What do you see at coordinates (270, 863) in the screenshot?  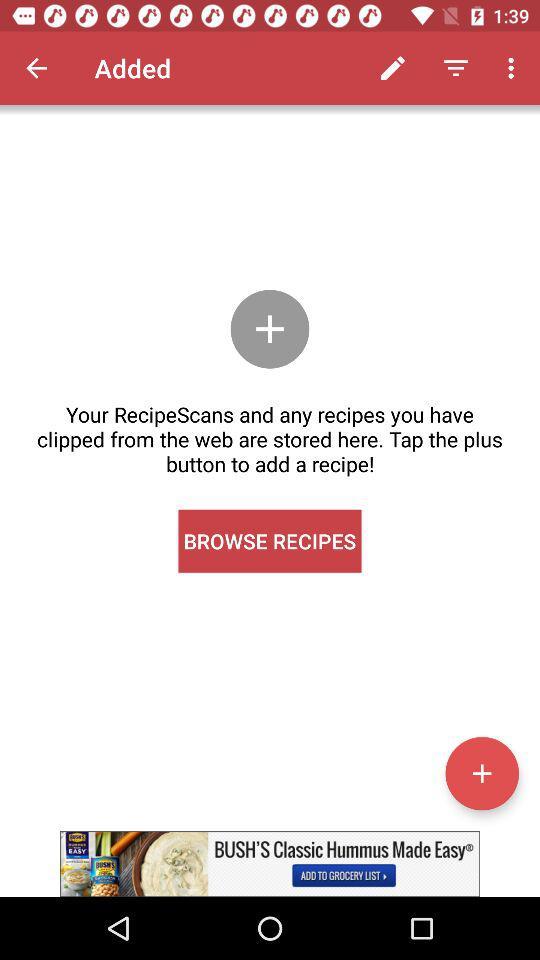 I see `open advertisement` at bounding box center [270, 863].